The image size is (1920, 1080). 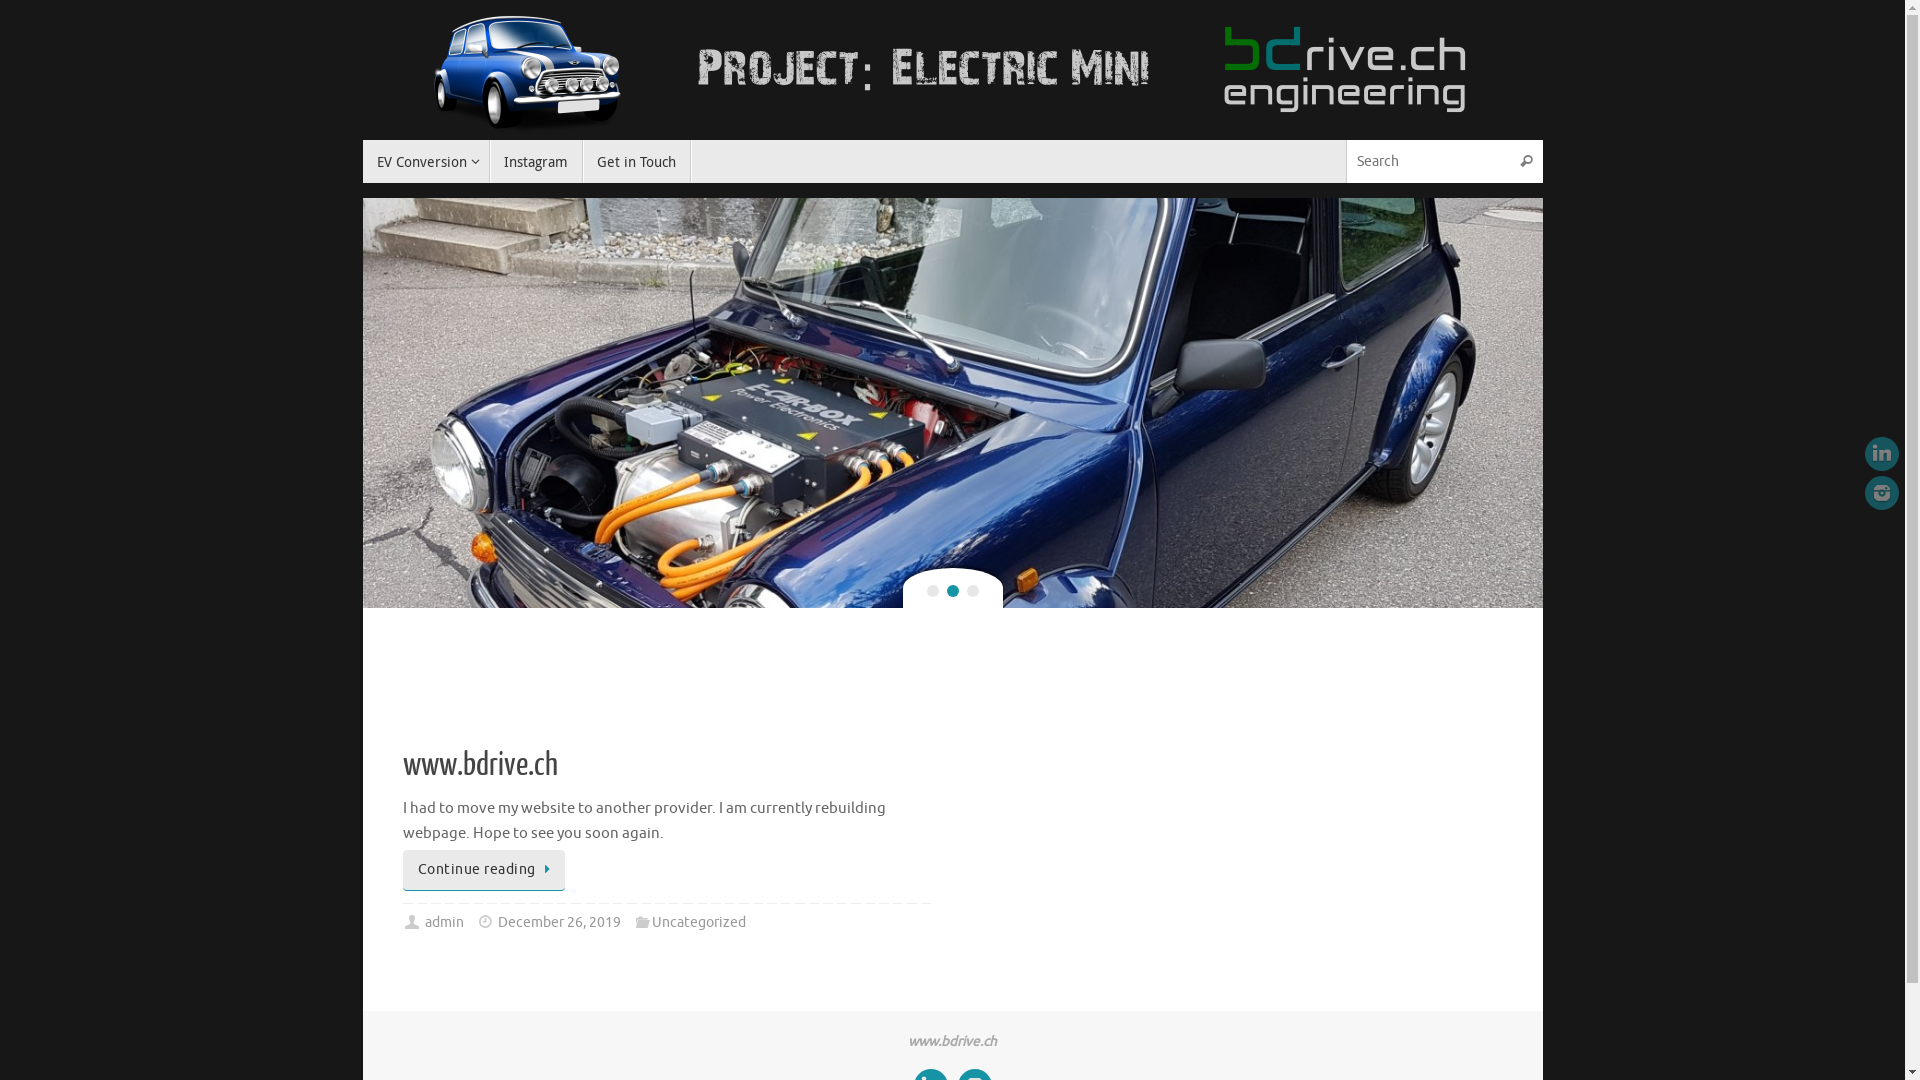 I want to click on 'www.bdrive.ch', so click(x=478, y=764).